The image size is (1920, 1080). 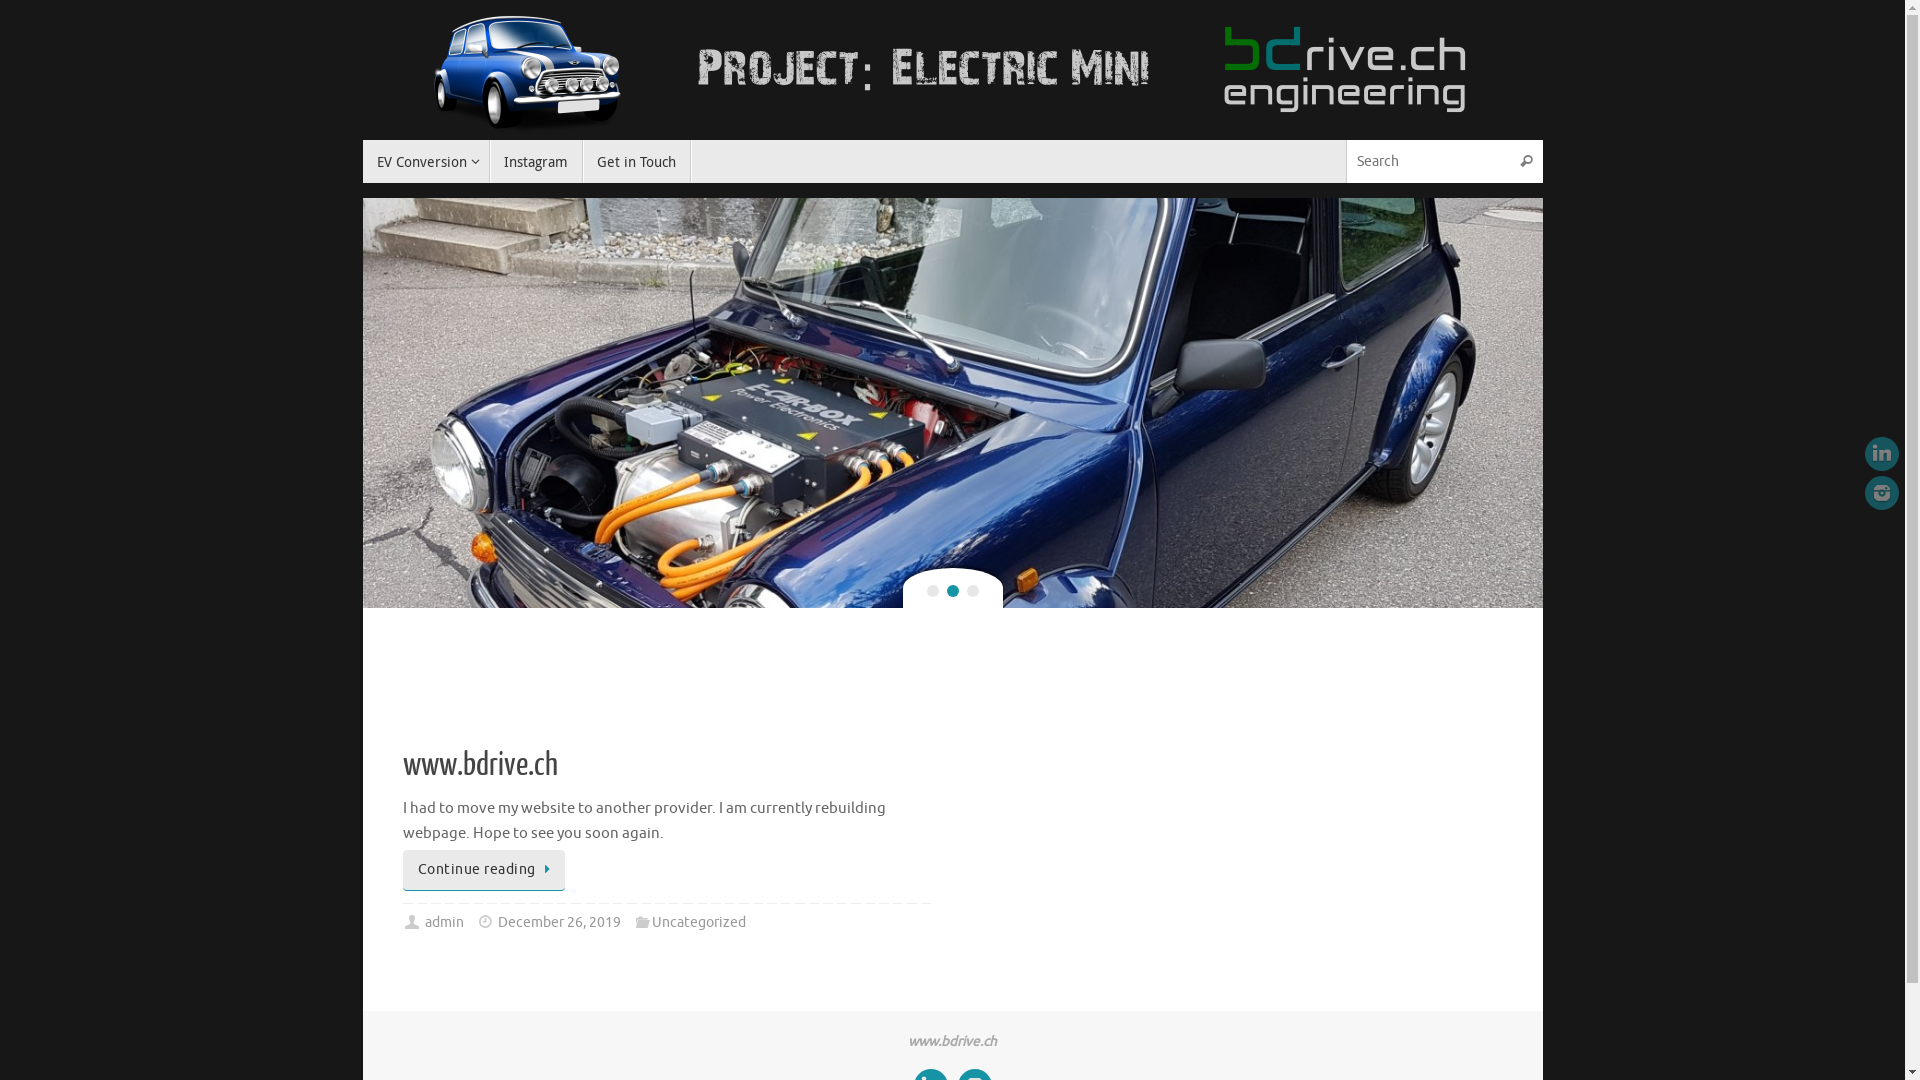 I want to click on 'www.bdrive.ch', so click(x=478, y=764).